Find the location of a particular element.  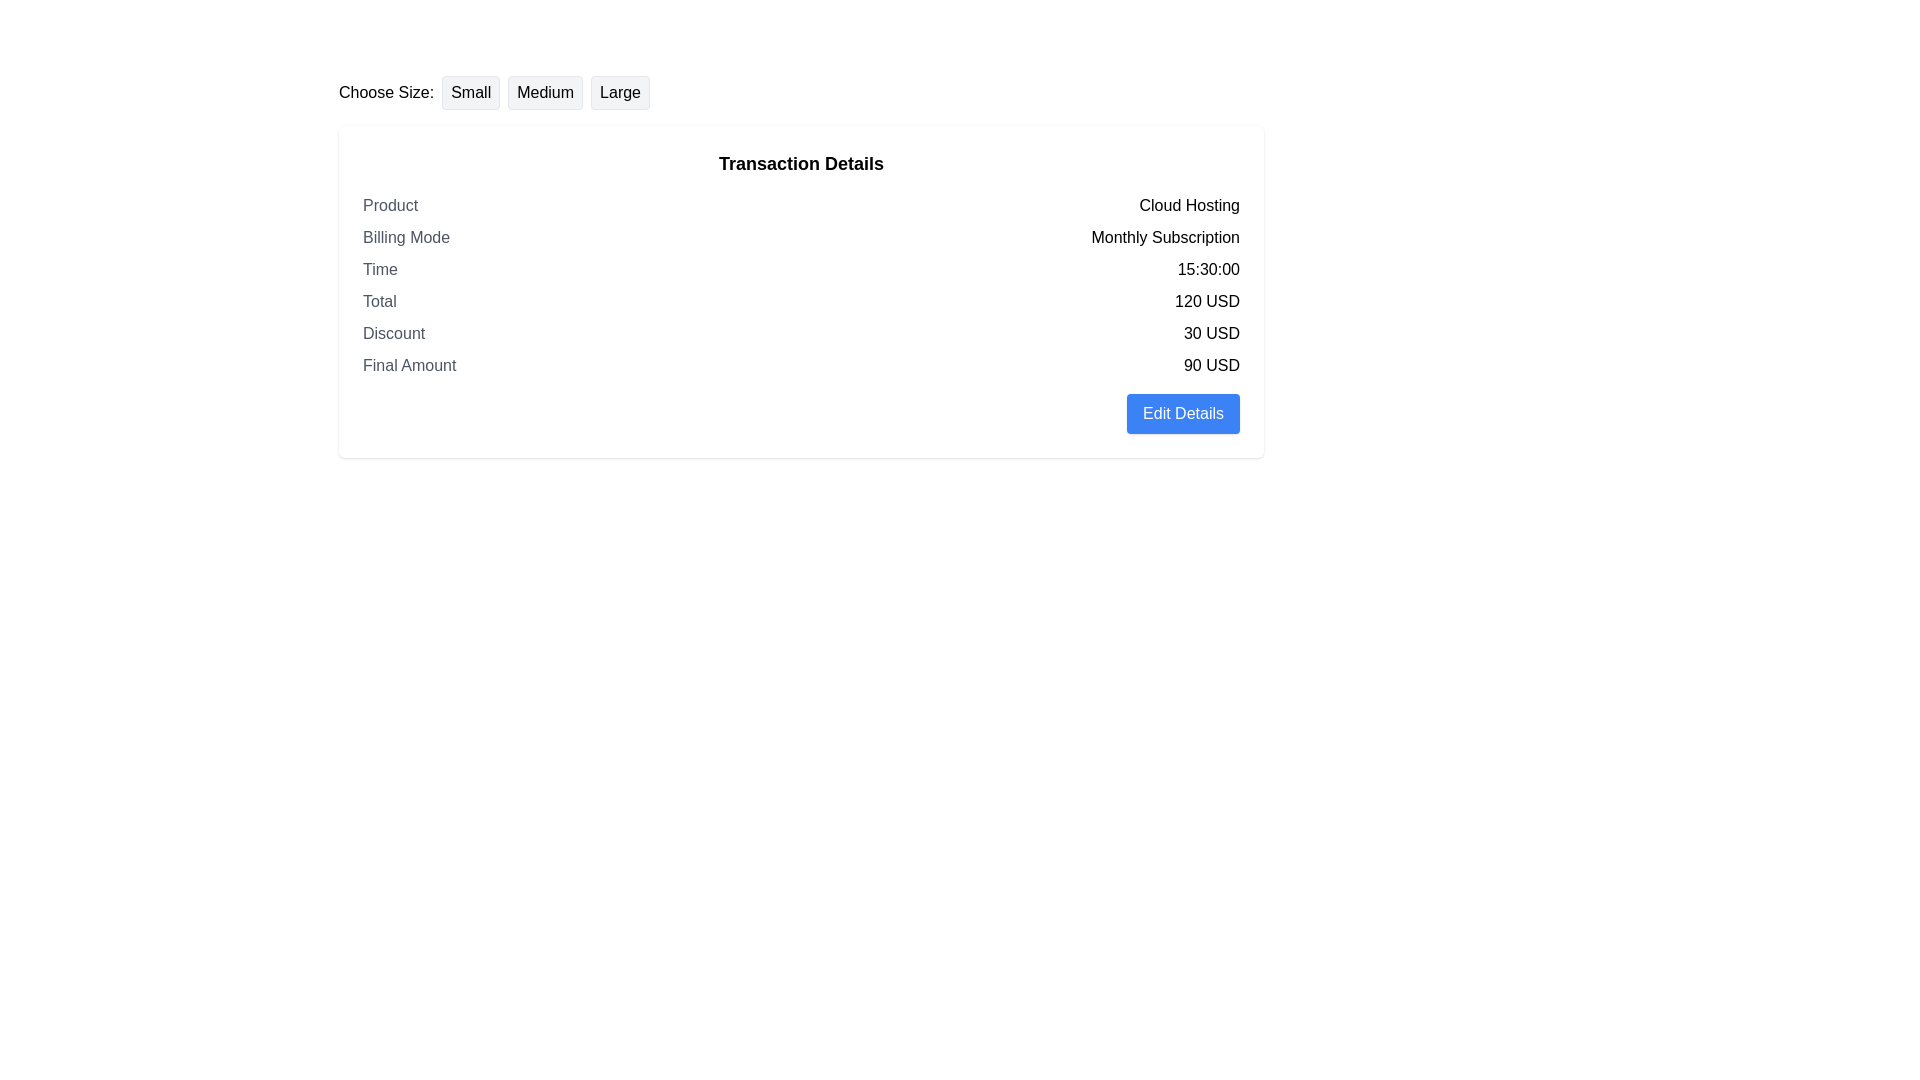

the medium-sized rectangular button labeled 'Medium' is located at coordinates (545, 92).